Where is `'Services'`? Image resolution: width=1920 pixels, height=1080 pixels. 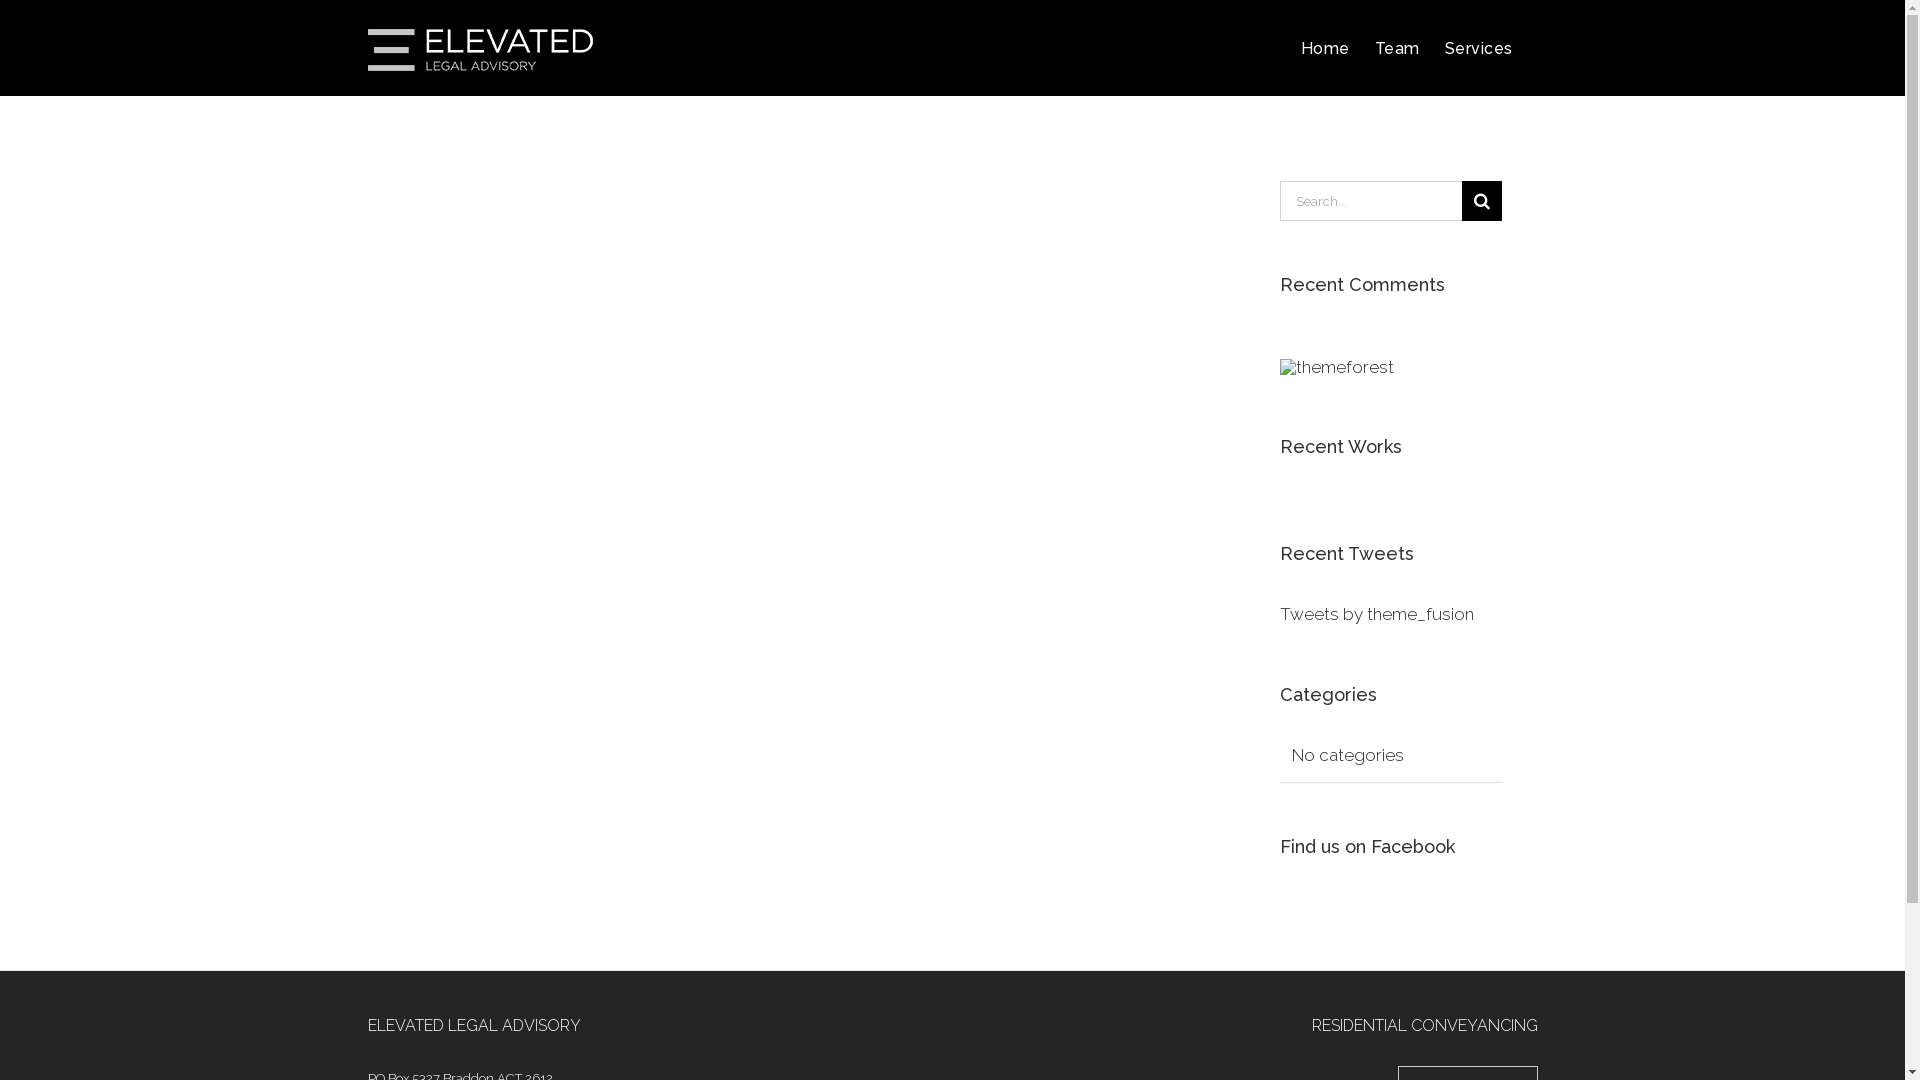 'Services' is located at coordinates (1478, 46).